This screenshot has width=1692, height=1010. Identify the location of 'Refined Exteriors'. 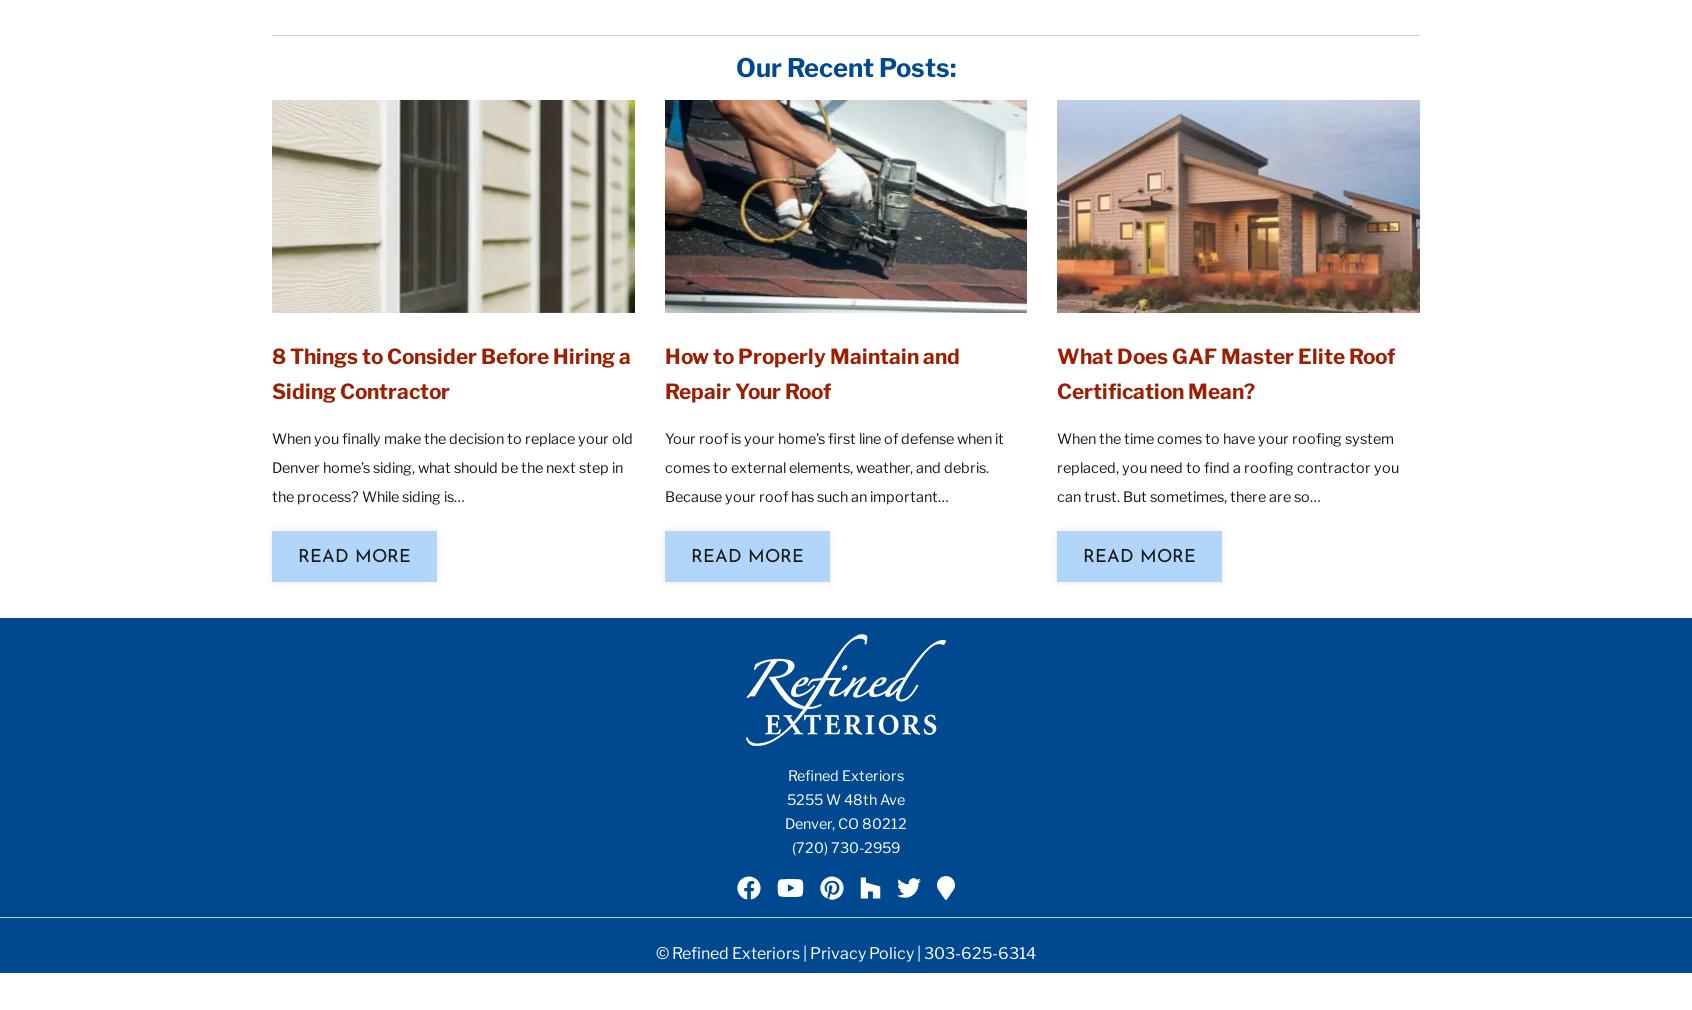
(787, 774).